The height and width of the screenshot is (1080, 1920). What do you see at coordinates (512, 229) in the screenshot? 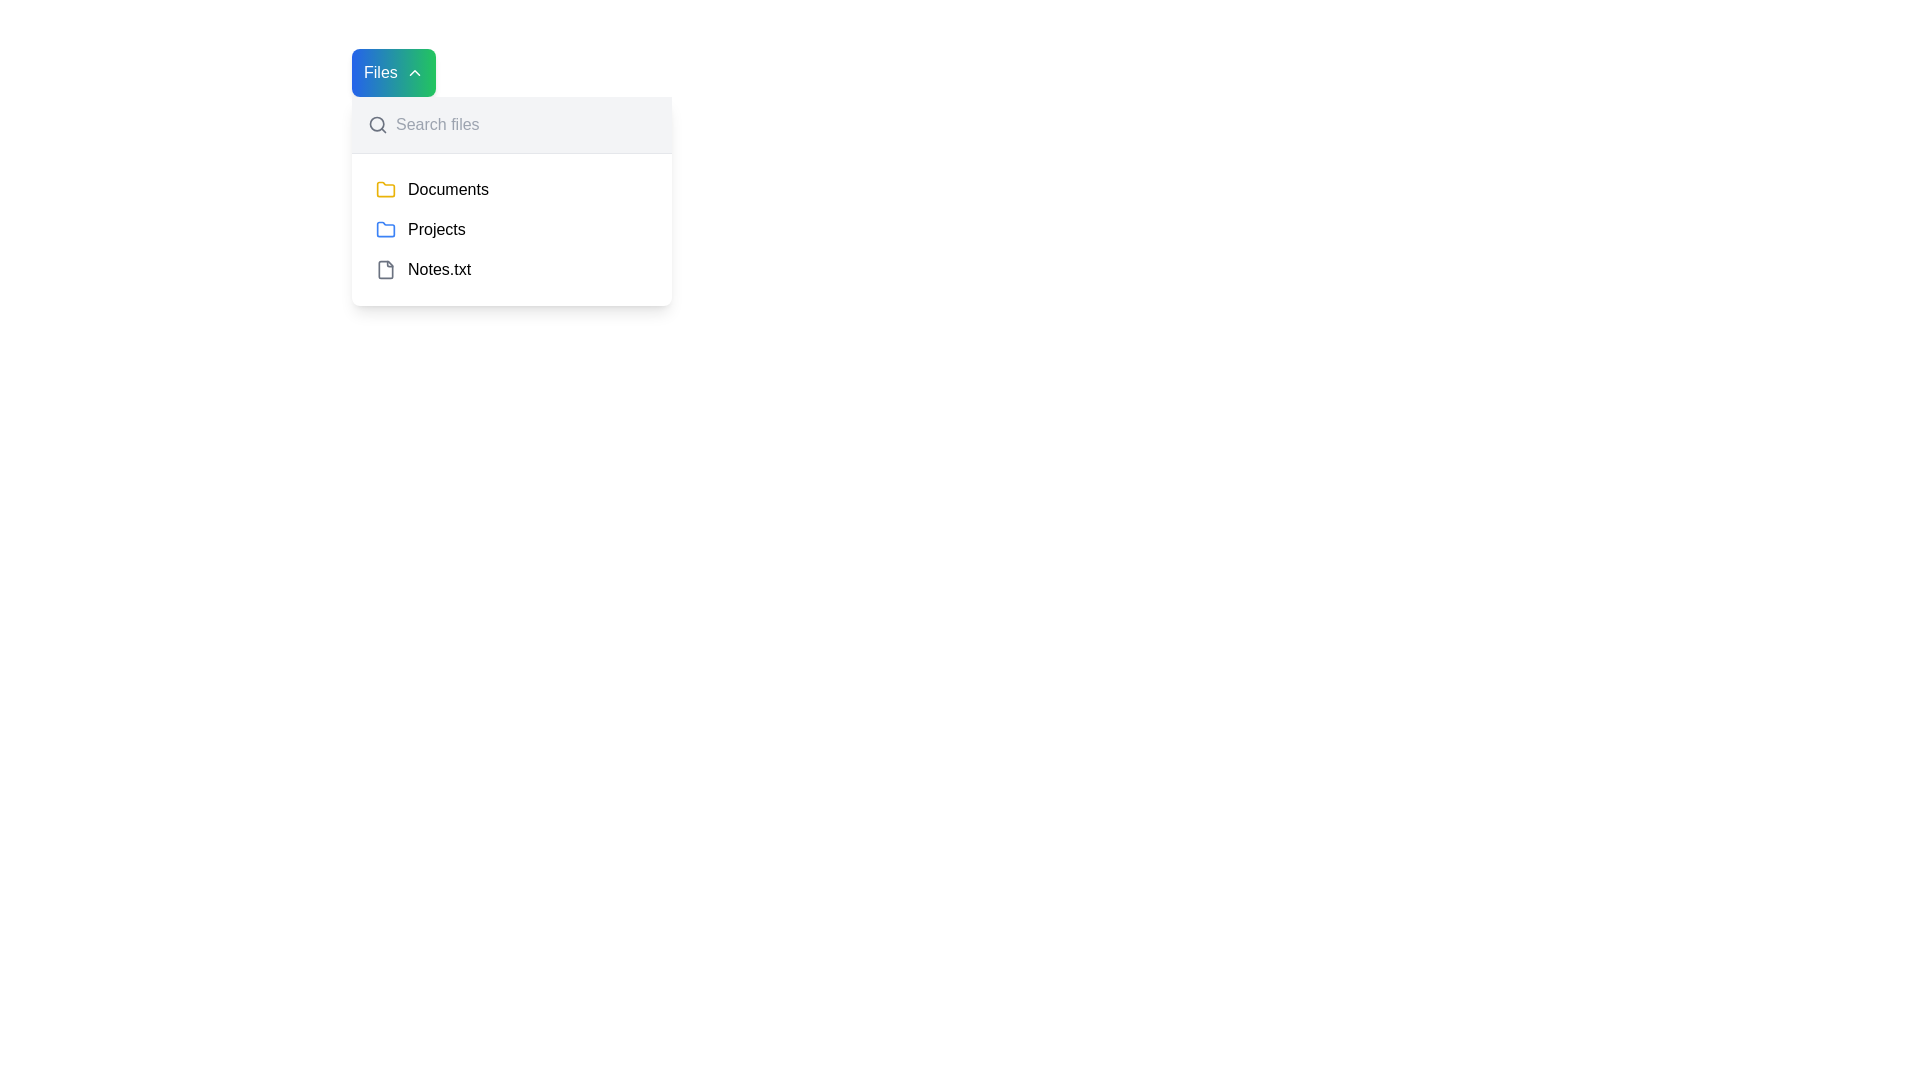
I see `the second list item in the file navigation system` at bounding box center [512, 229].